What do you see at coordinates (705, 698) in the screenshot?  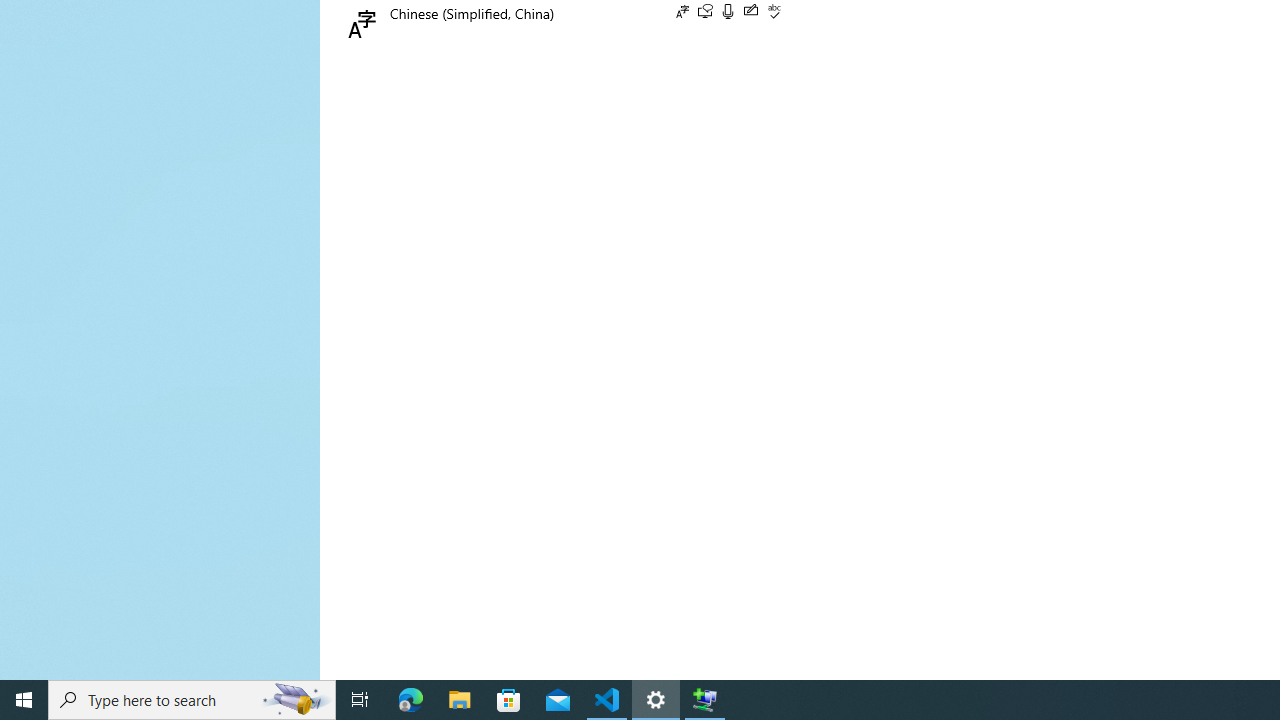 I see `'Extensible Wizards Host Process - 1 running window'` at bounding box center [705, 698].